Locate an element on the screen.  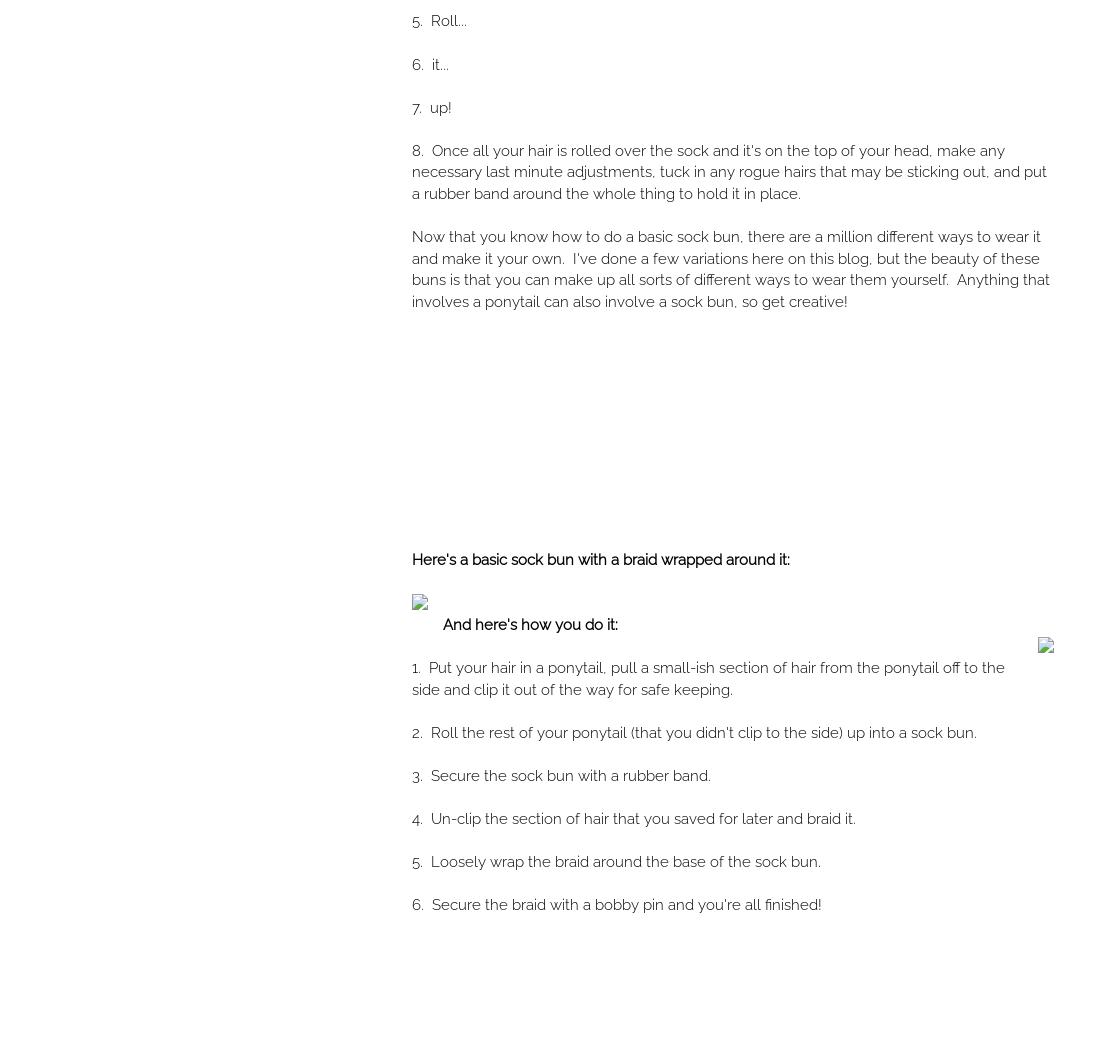
'6.  it...' is located at coordinates (411, 63).